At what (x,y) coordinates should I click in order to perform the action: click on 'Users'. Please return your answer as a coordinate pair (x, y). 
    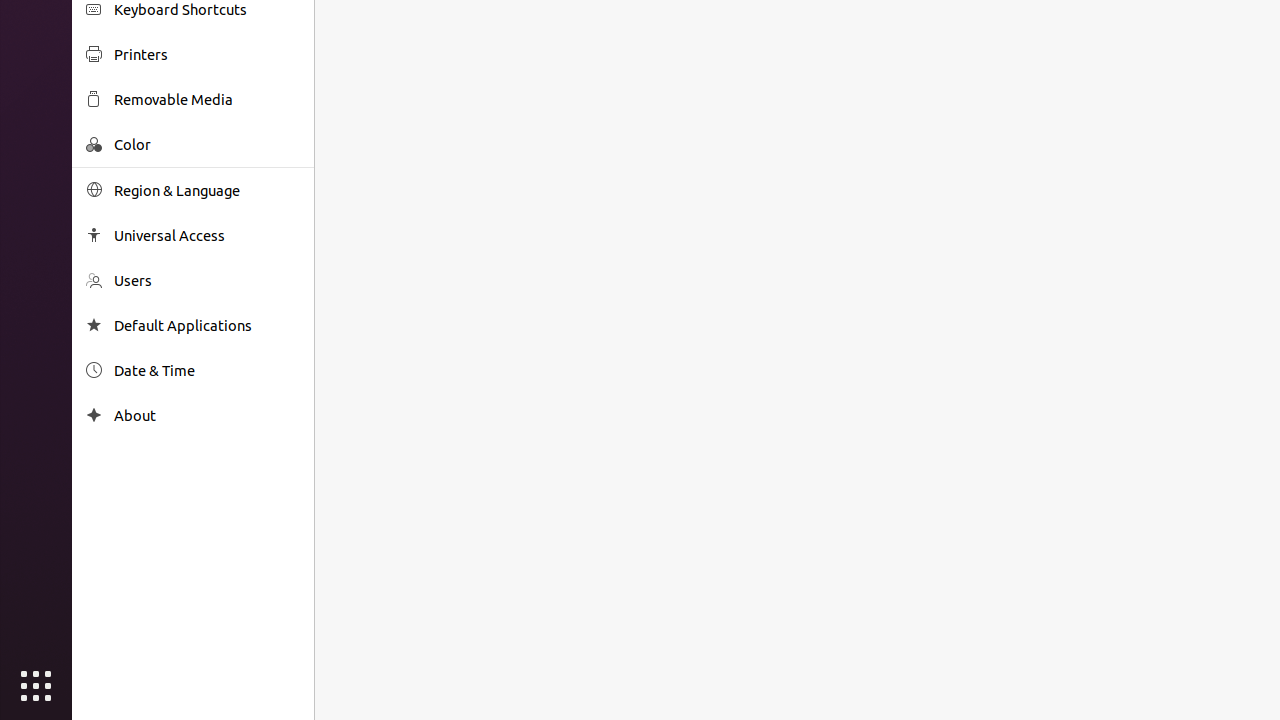
    Looking at the image, I should click on (206, 280).